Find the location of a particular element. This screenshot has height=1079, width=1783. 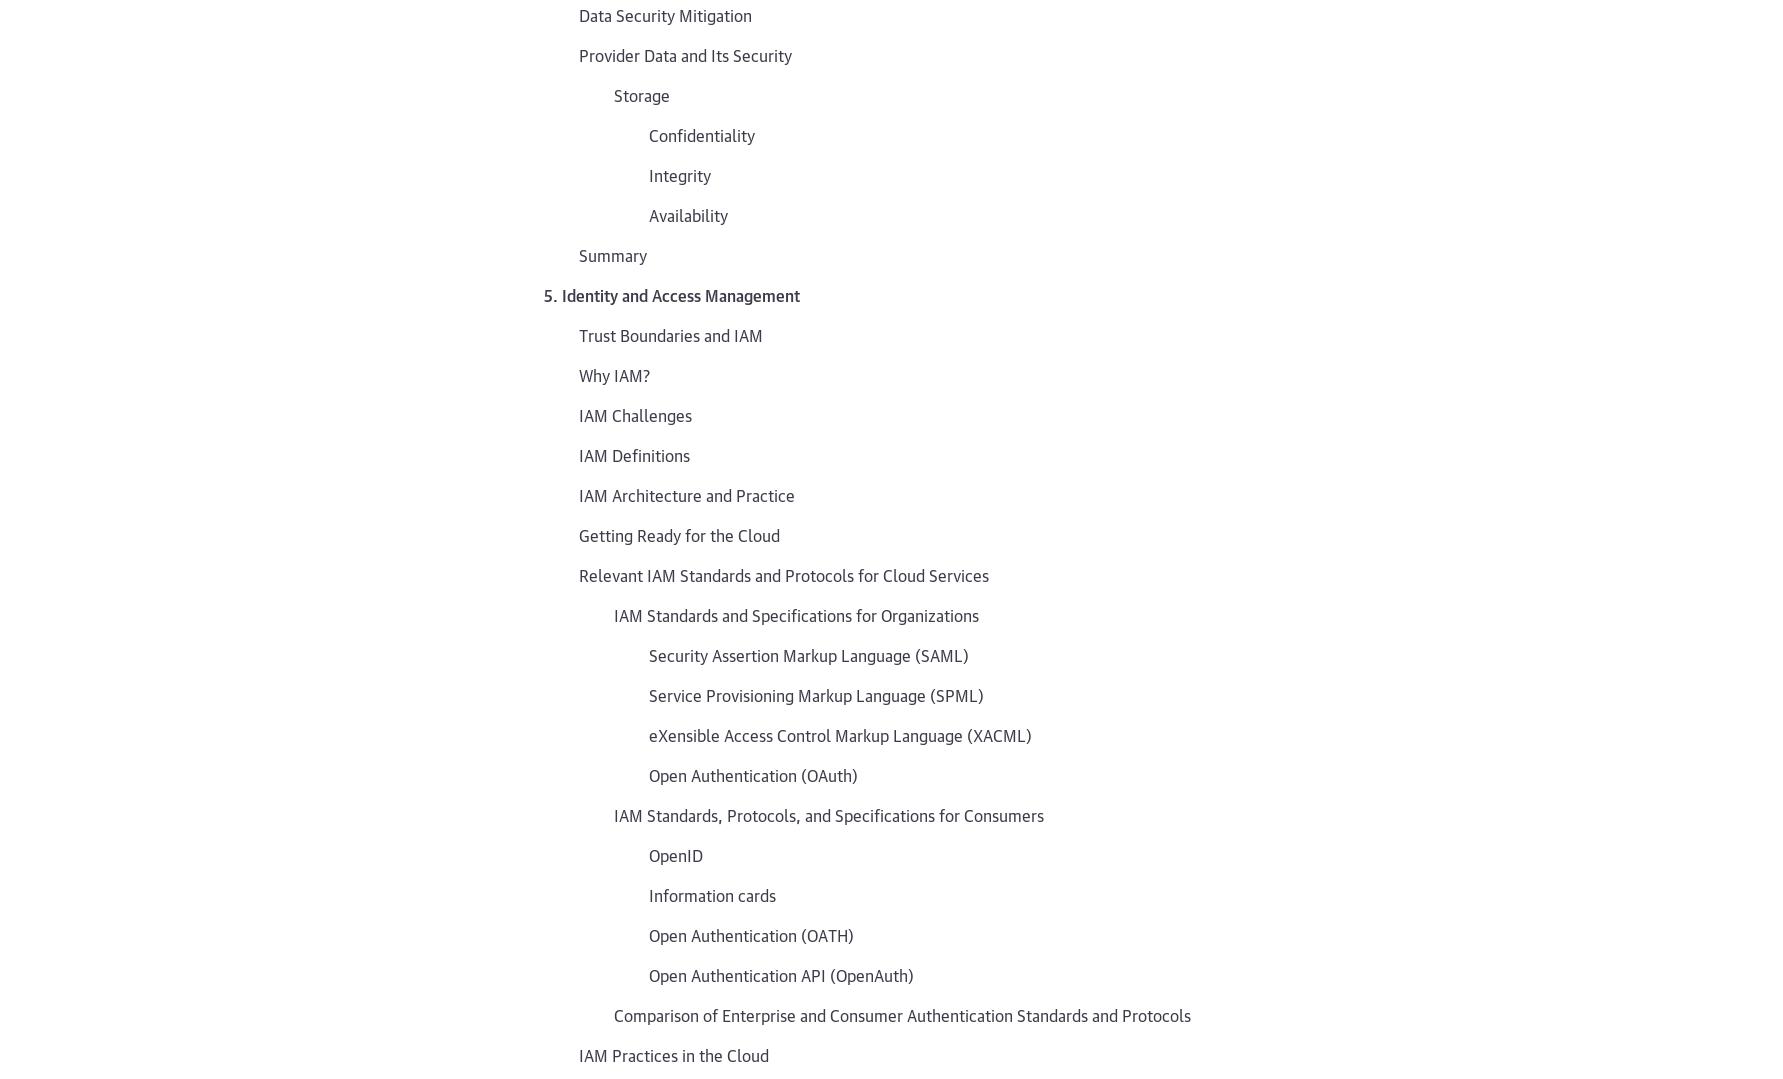

'Summary' is located at coordinates (612, 253).